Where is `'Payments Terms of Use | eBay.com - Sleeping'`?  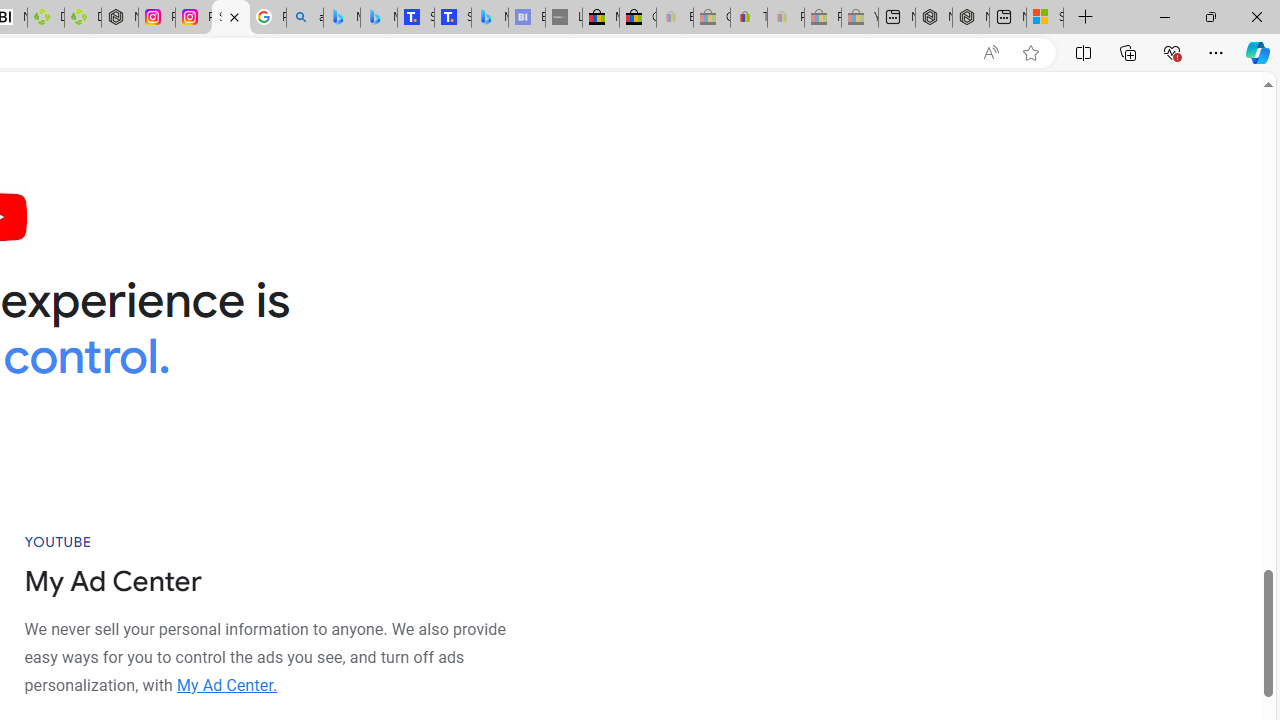 'Payments Terms of Use | eBay.com - Sleeping' is located at coordinates (784, 17).